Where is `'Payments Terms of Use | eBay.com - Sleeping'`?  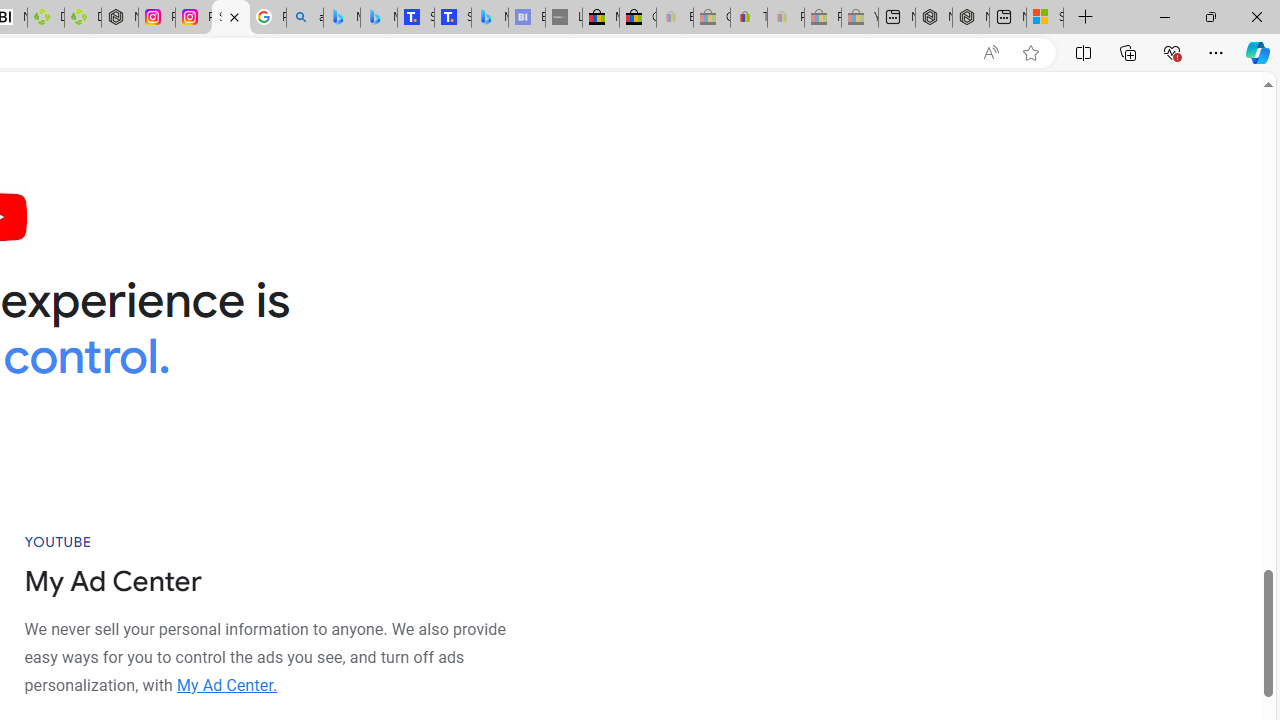 'Payments Terms of Use | eBay.com - Sleeping' is located at coordinates (784, 17).